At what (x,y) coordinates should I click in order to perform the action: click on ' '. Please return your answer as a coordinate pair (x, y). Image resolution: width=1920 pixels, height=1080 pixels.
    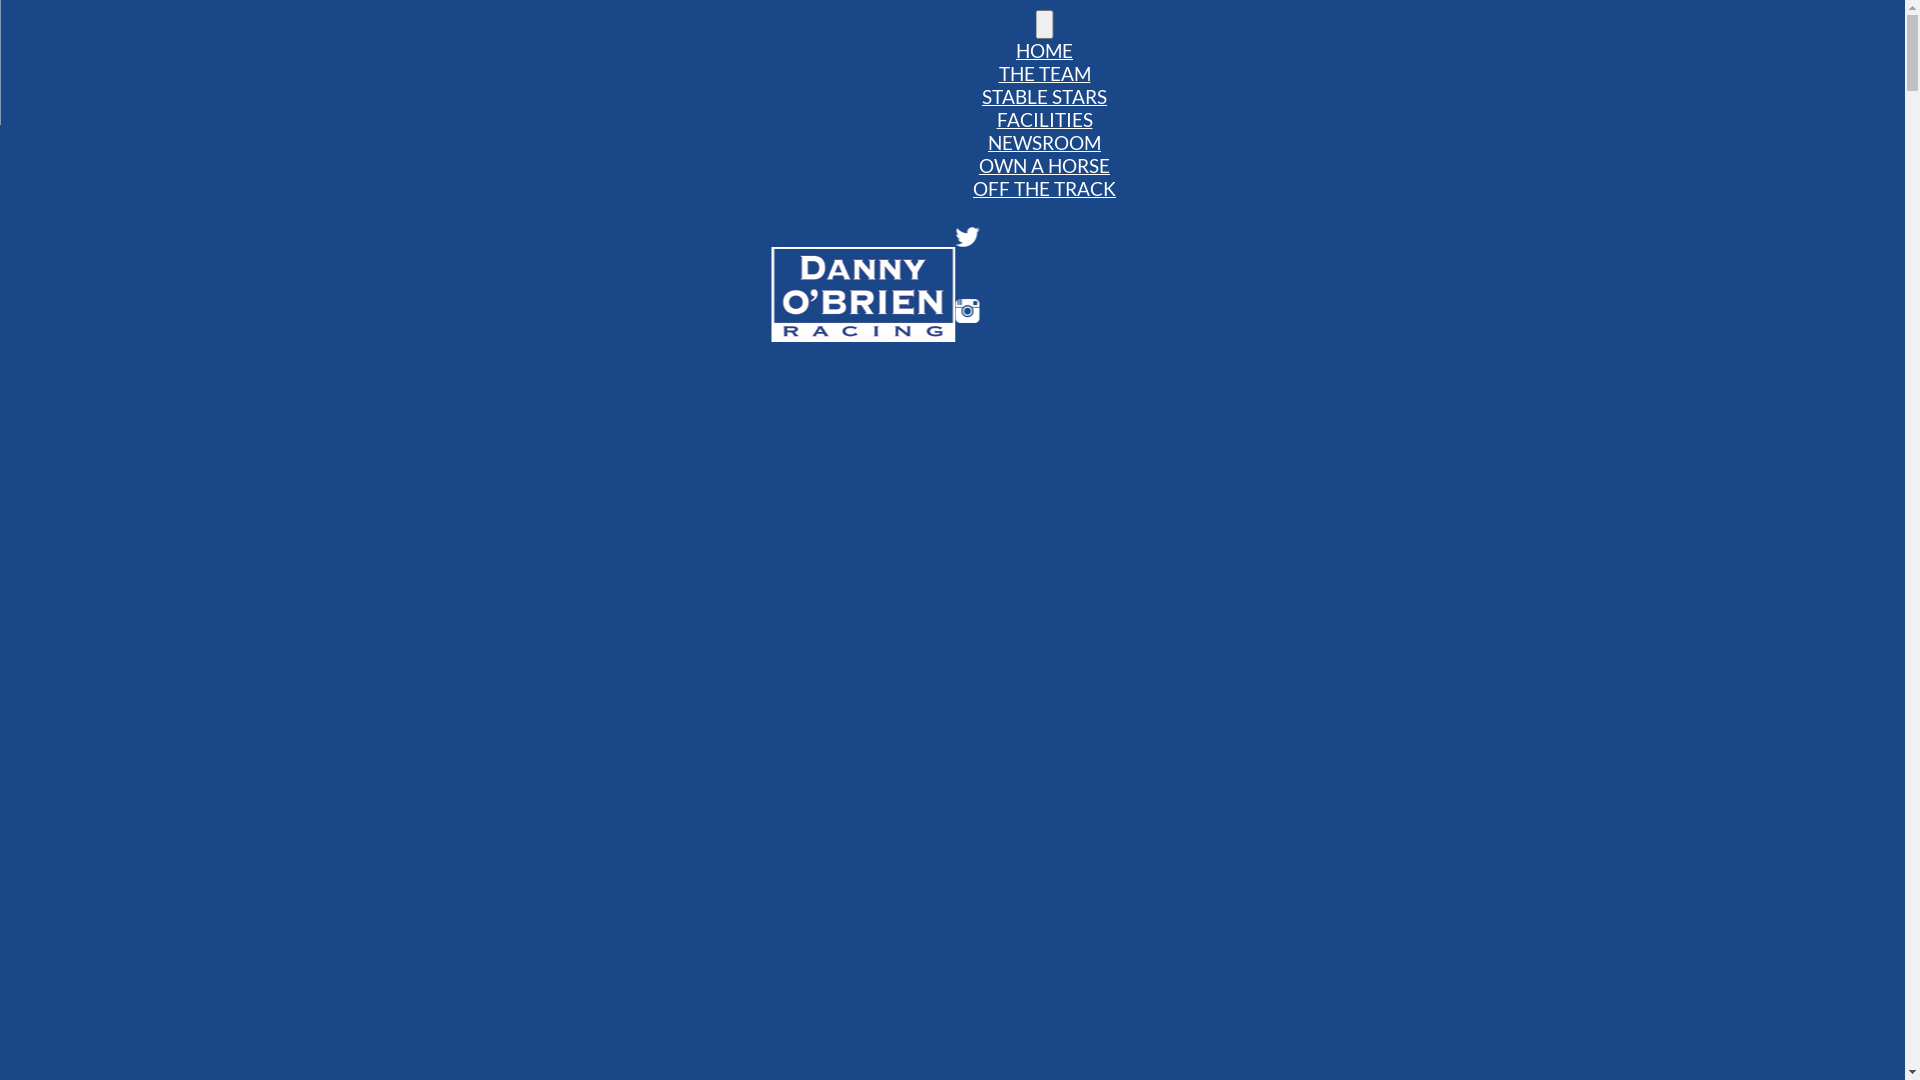
    Looking at the image, I should click on (1044, 24).